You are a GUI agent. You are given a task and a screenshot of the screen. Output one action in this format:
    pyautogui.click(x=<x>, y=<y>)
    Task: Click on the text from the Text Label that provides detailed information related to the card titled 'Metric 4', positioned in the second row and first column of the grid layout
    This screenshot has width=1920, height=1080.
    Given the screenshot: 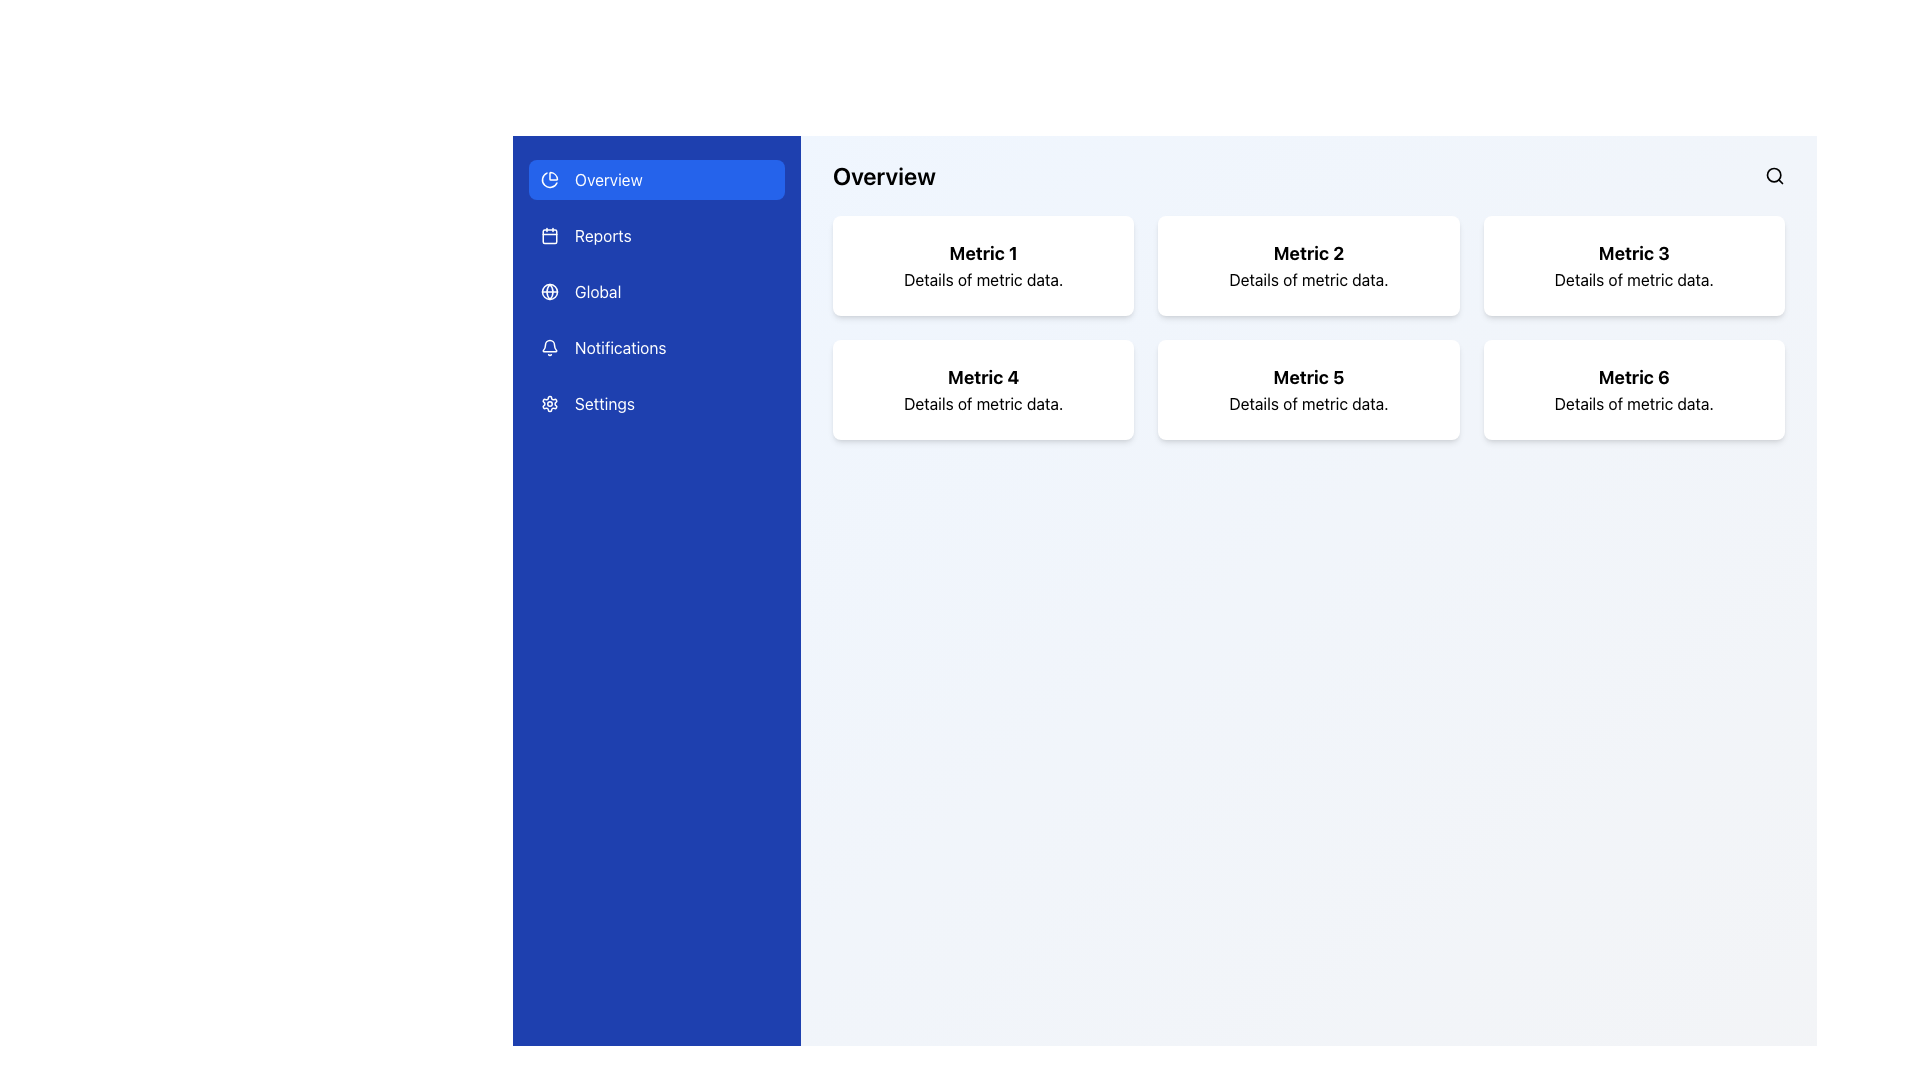 What is the action you would take?
    pyautogui.click(x=983, y=404)
    